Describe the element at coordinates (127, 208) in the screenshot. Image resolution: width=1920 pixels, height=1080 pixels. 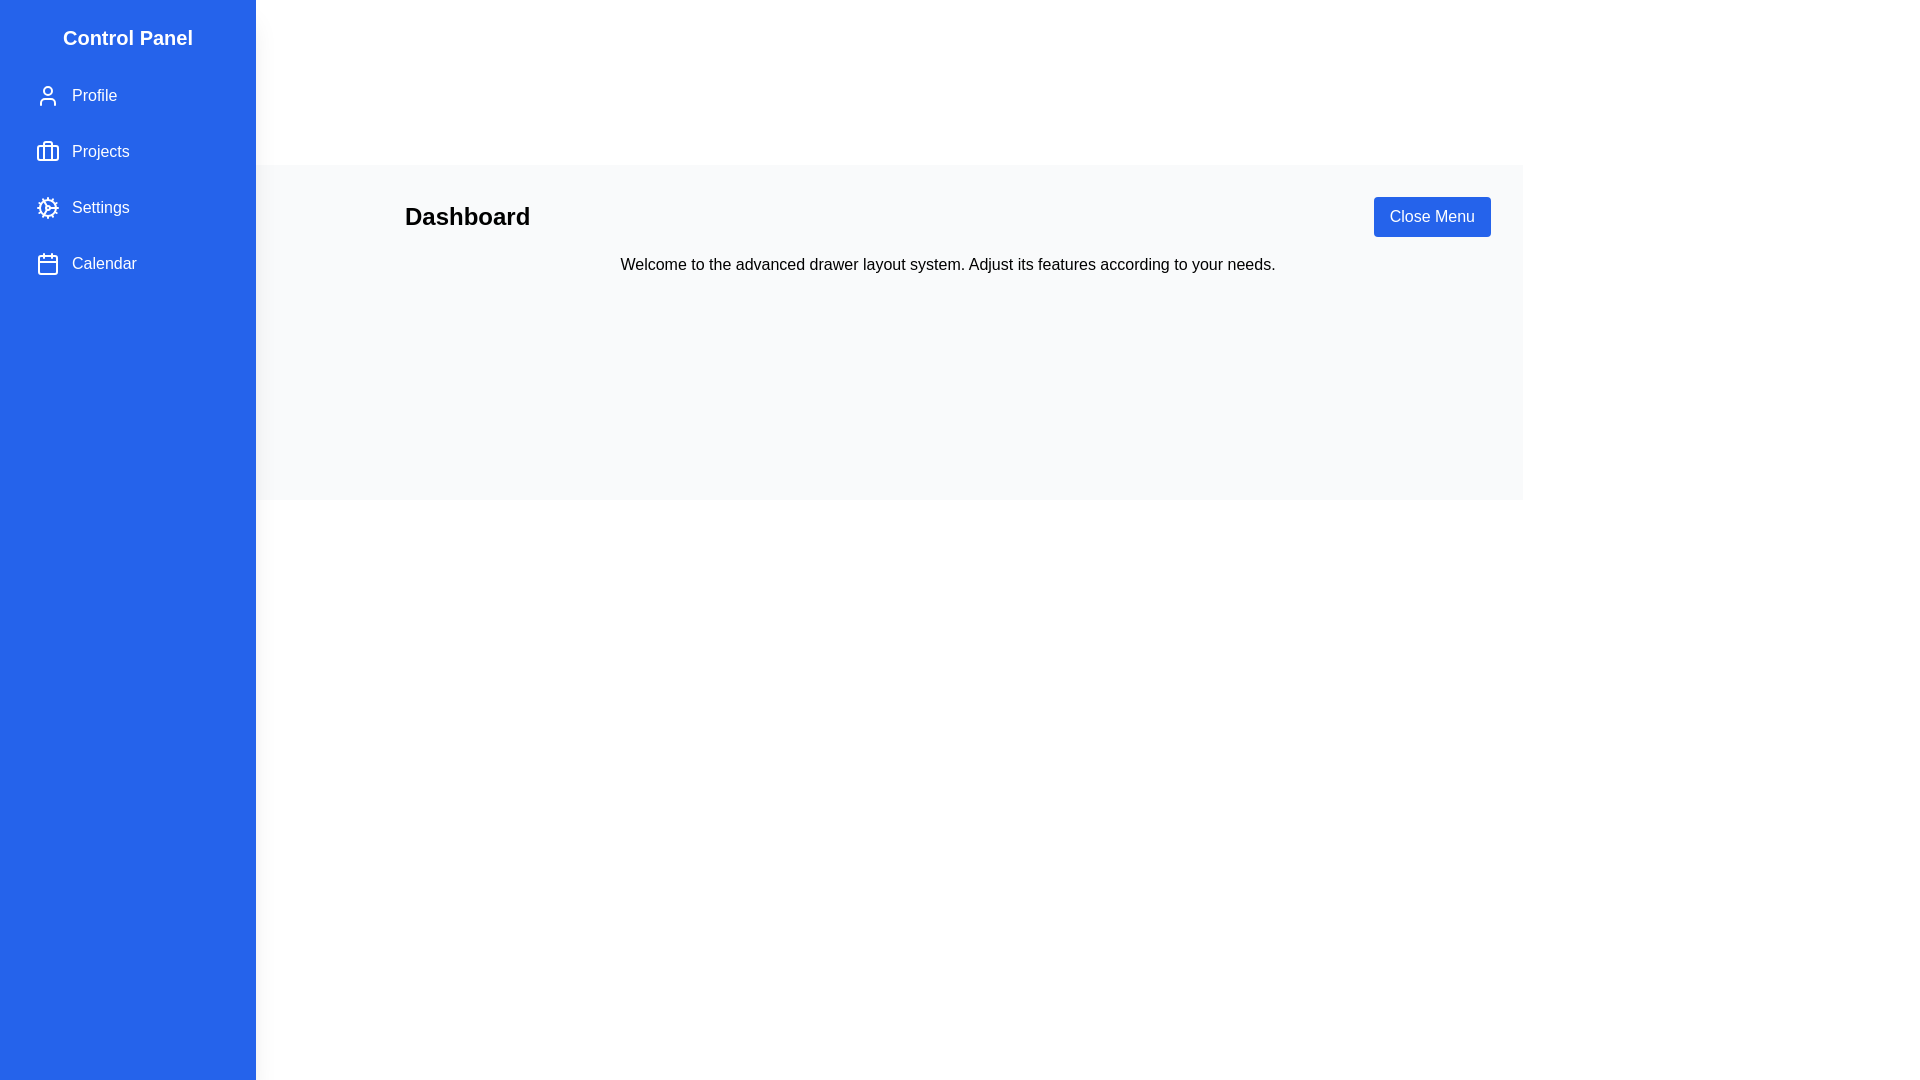
I see `the third item in the vertical navigational menu on the left sidebar, which leads to the 'Settings' section of the application, to trigger visual feedback` at that location.